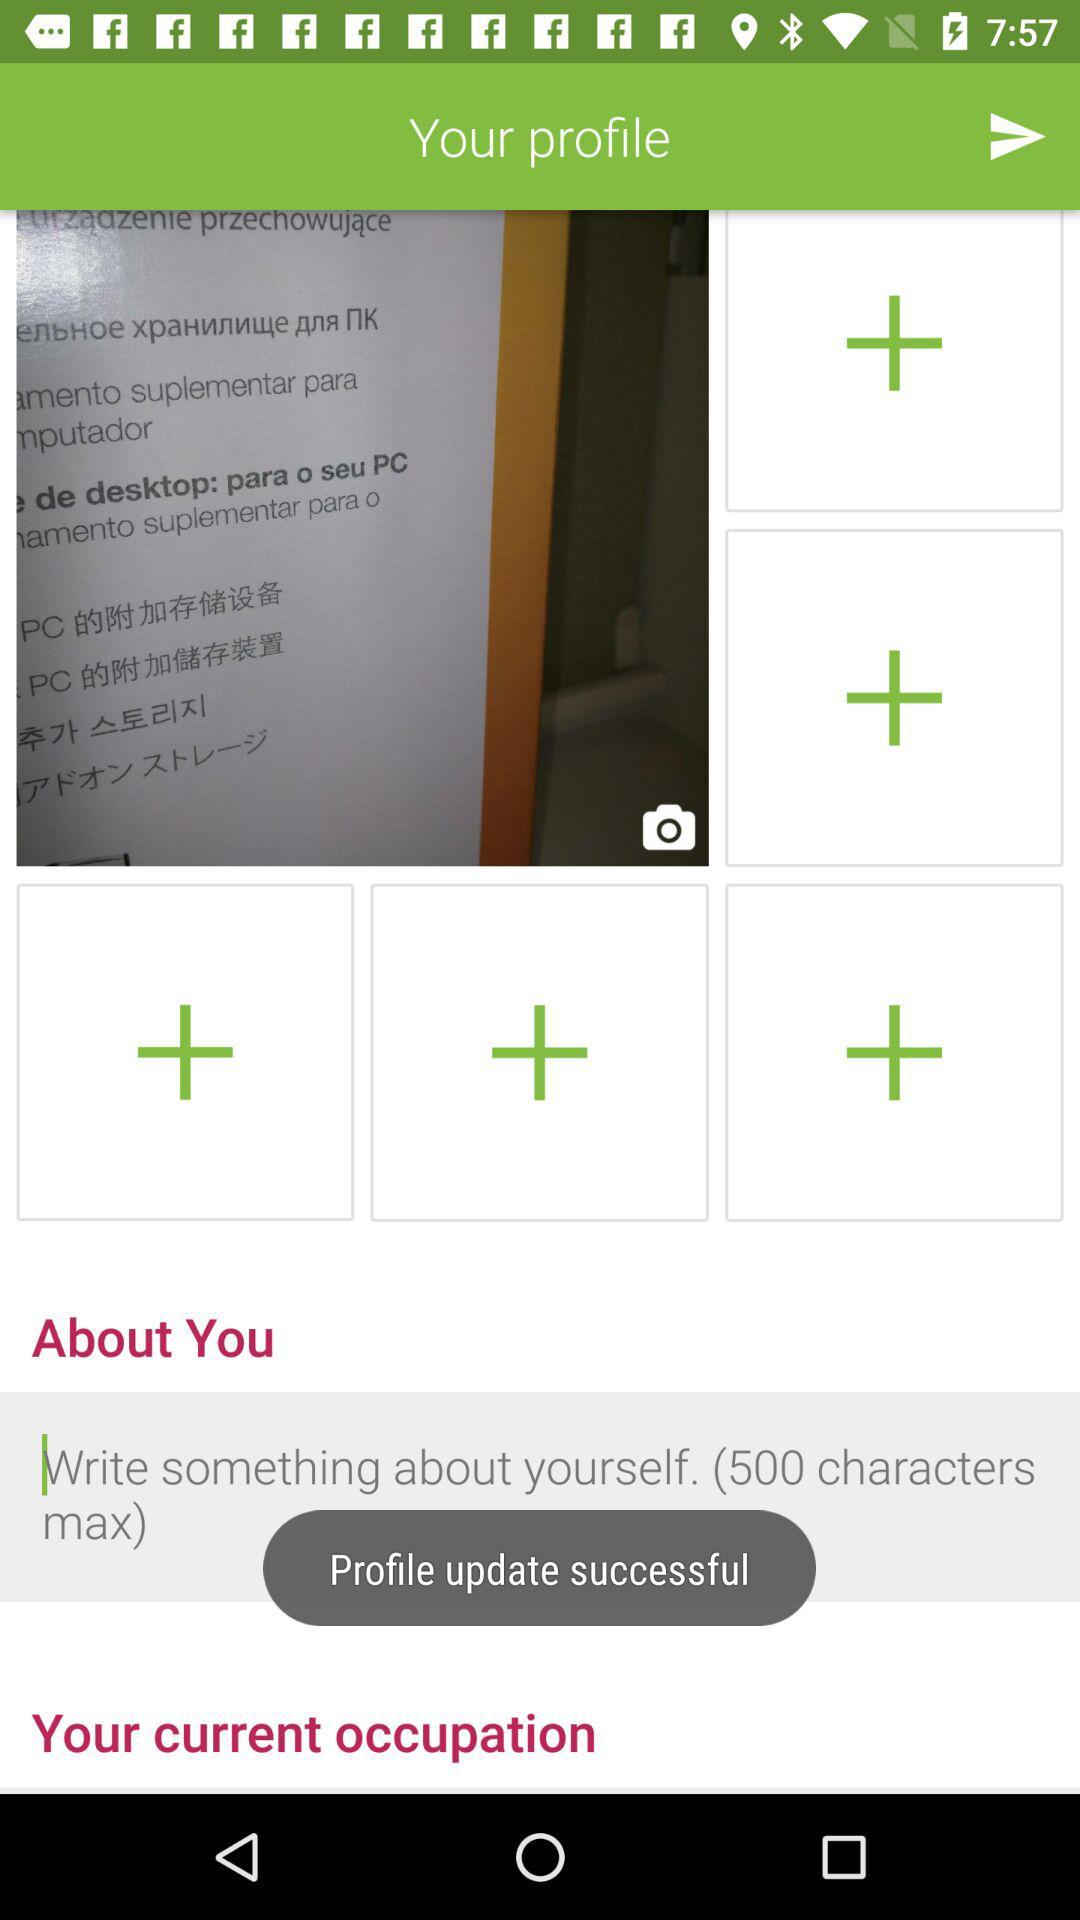 This screenshot has height=1920, width=1080. I want to click on about you section, so click(540, 1497).